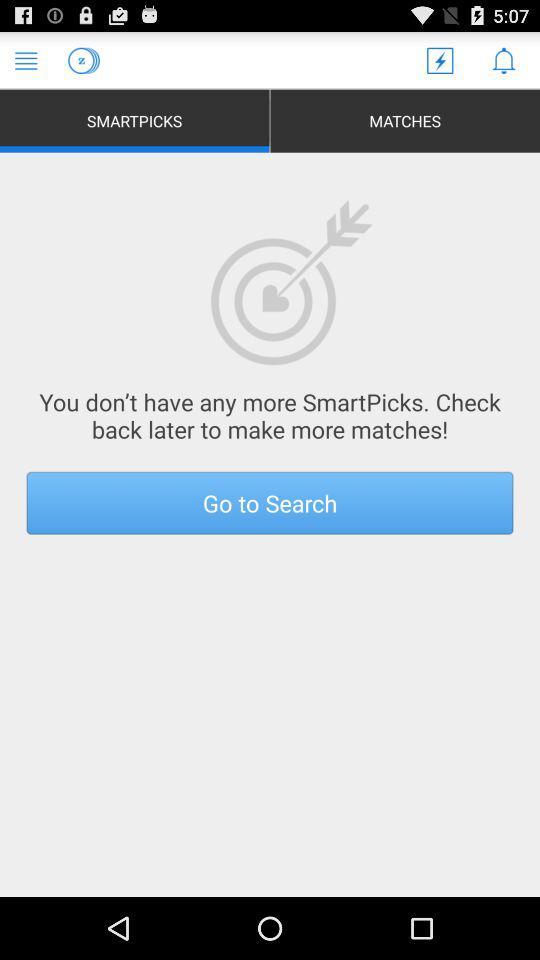  Describe the element at coordinates (270, 502) in the screenshot. I see `the go to search button` at that location.